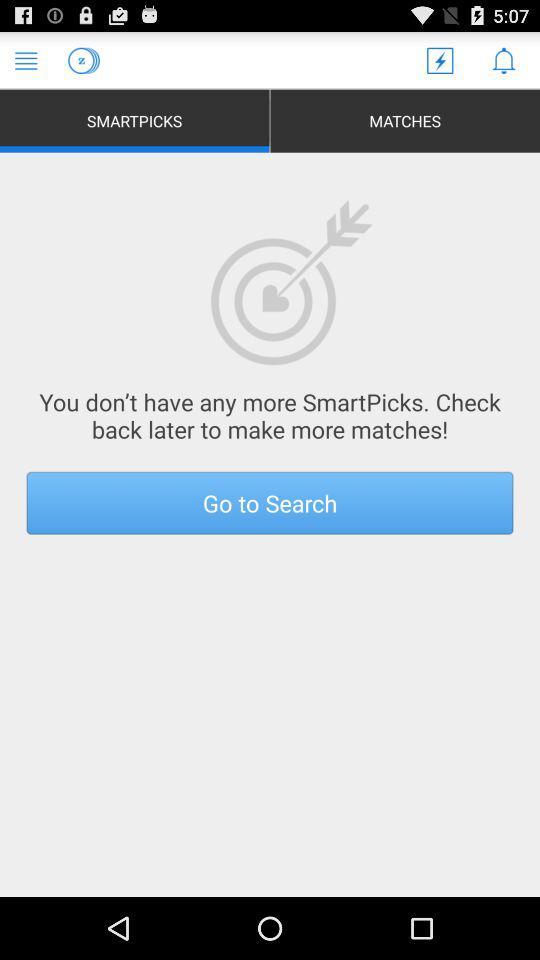  Describe the element at coordinates (270, 502) in the screenshot. I see `the go to search button` at that location.